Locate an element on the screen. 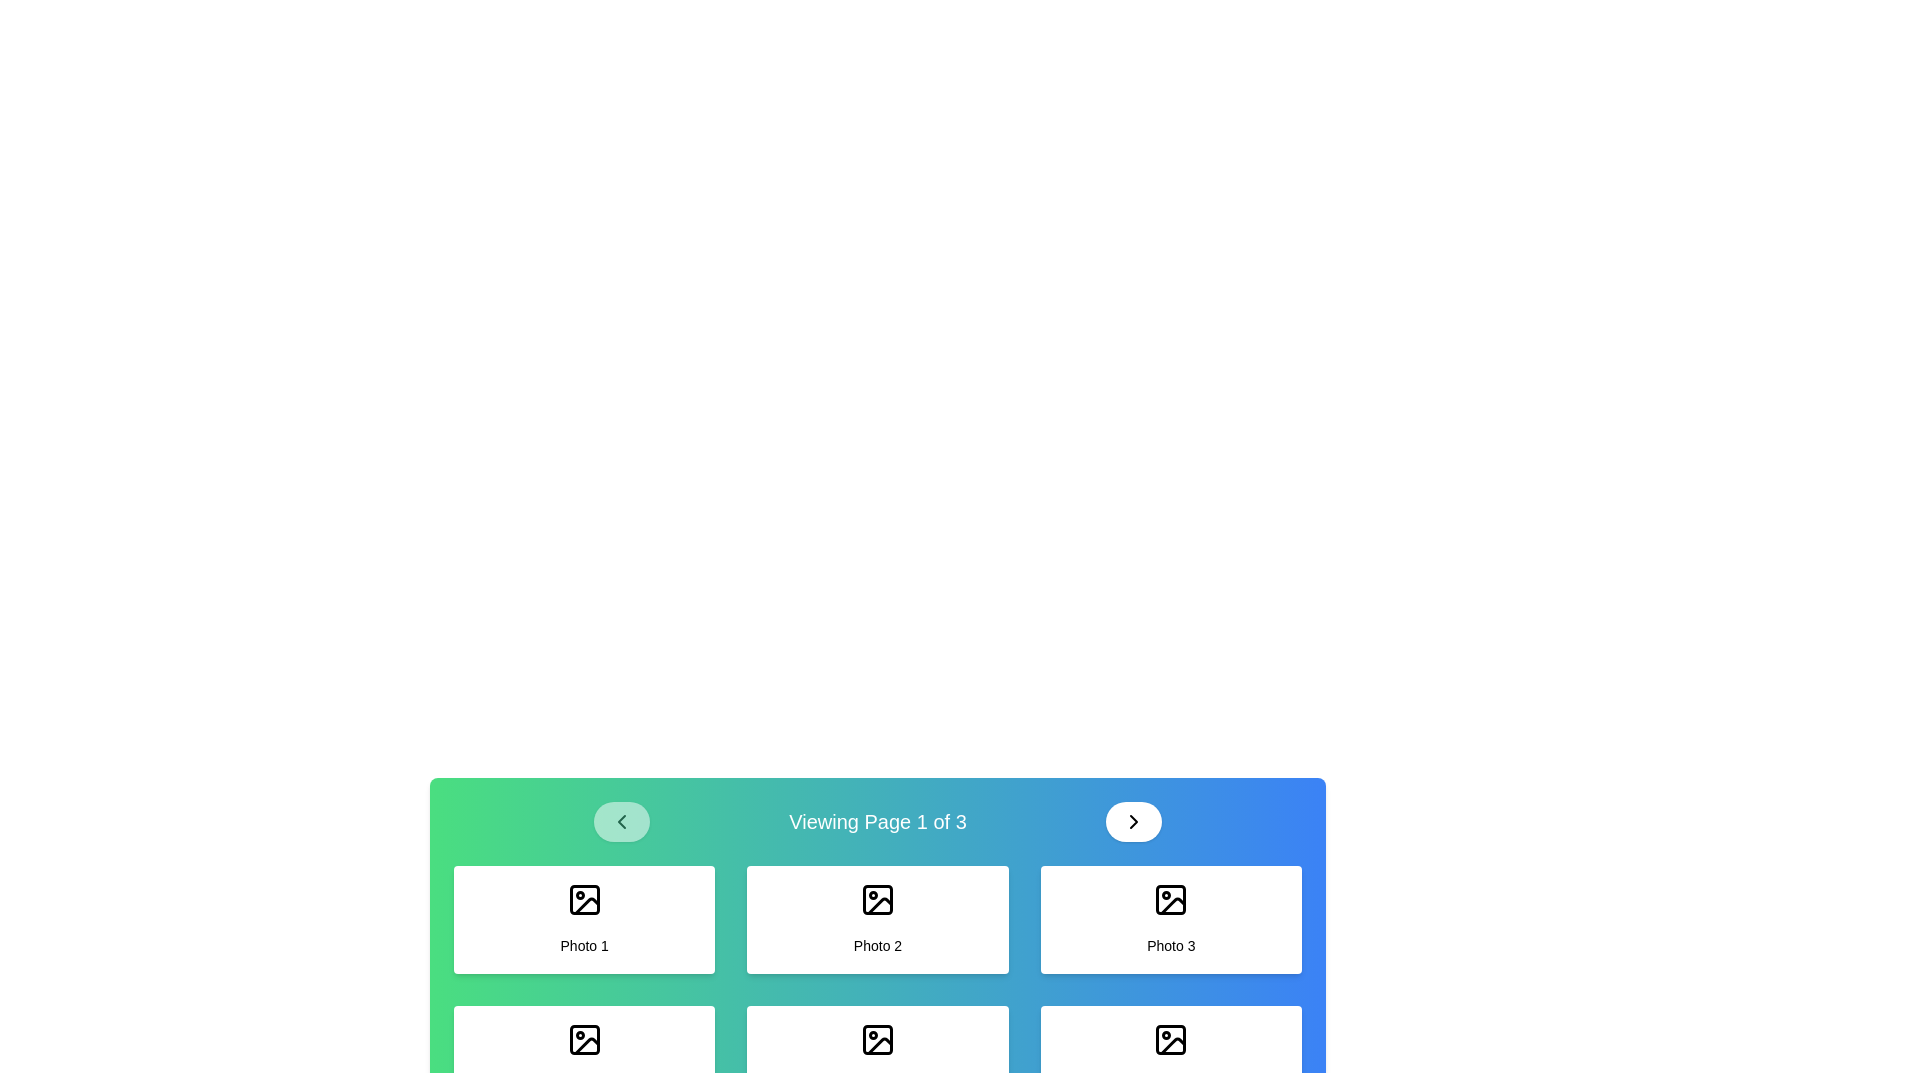 The height and width of the screenshot is (1080, 1920). the text label displaying 'Photo 2', which is positioned at the bottom of the middle card in the top row of a three-column grid layout is located at coordinates (878, 945).